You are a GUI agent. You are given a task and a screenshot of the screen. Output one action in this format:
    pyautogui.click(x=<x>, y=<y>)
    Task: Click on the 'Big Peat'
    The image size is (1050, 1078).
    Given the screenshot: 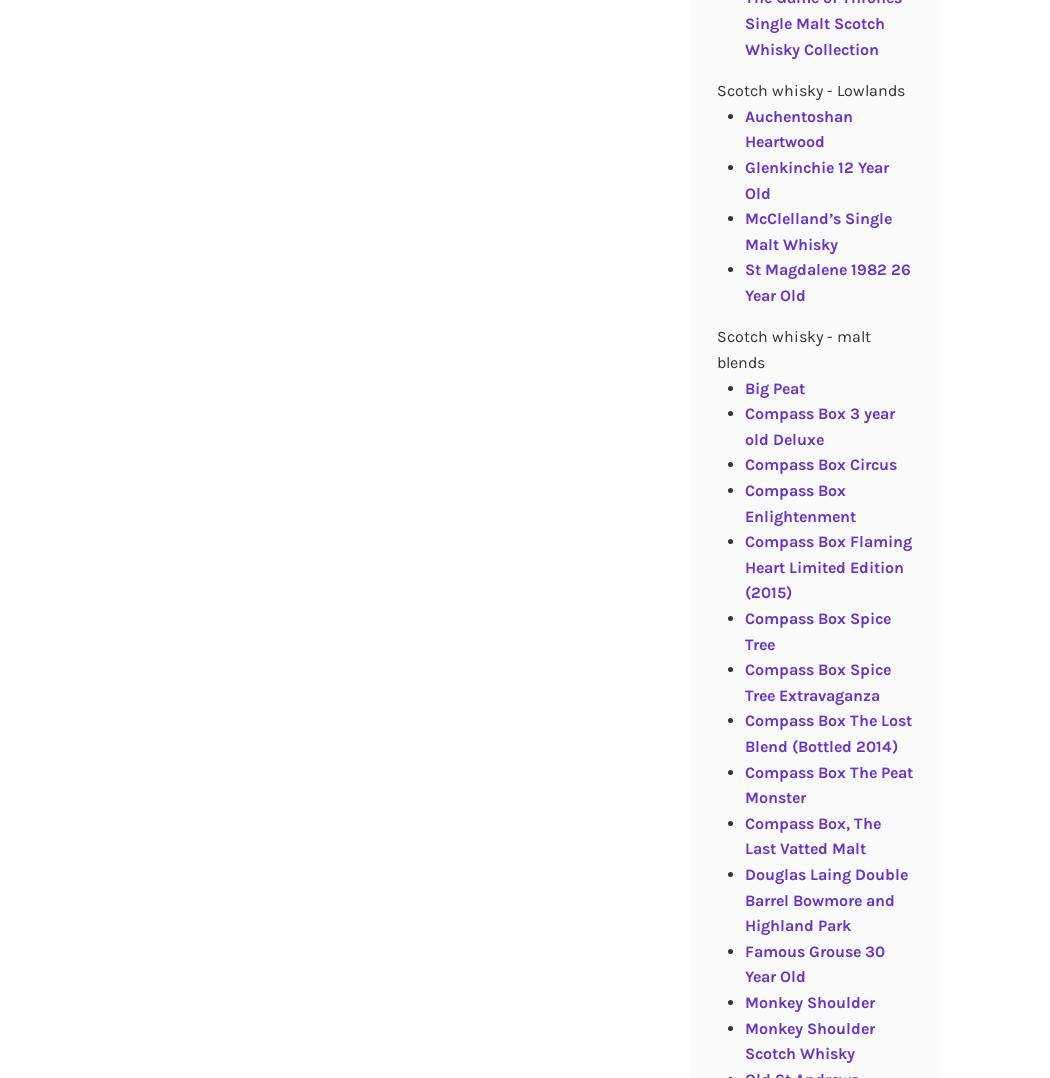 What is the action you would take?
    pyautogui.click(x=773, y=386)
    